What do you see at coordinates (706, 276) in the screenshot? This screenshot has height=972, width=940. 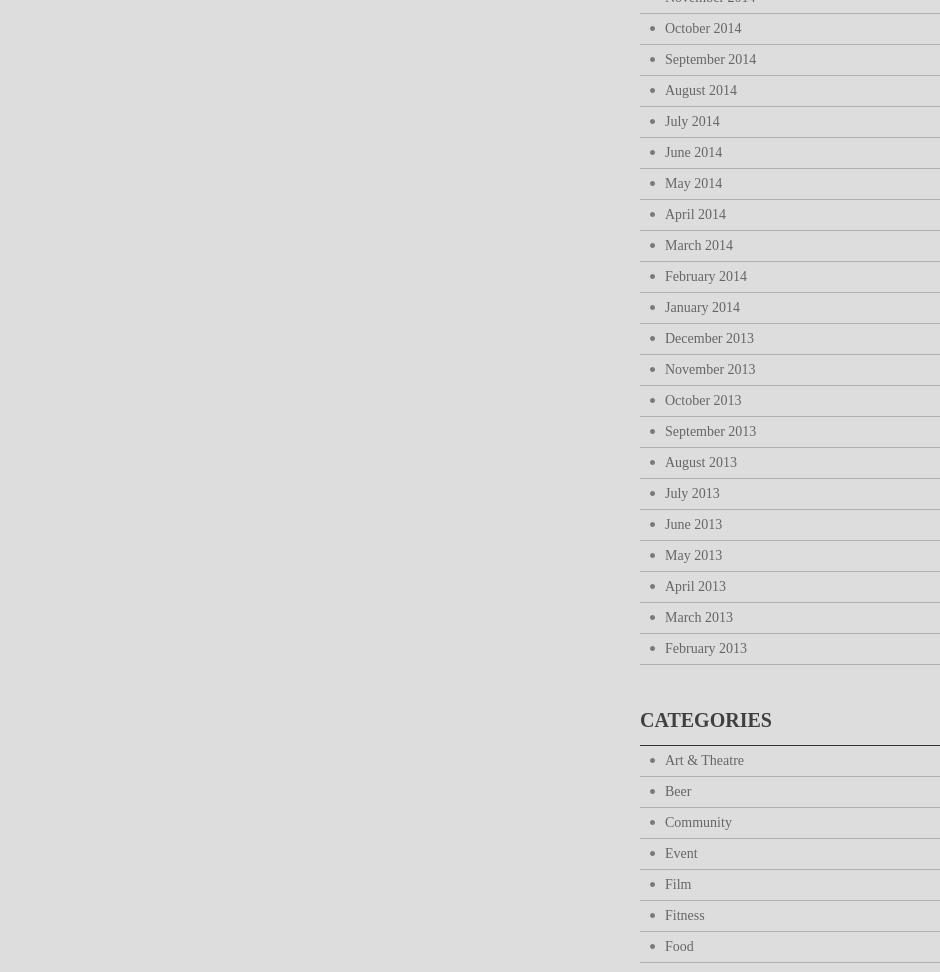 I see `'February 2014'` at bounding box center [706, 276].